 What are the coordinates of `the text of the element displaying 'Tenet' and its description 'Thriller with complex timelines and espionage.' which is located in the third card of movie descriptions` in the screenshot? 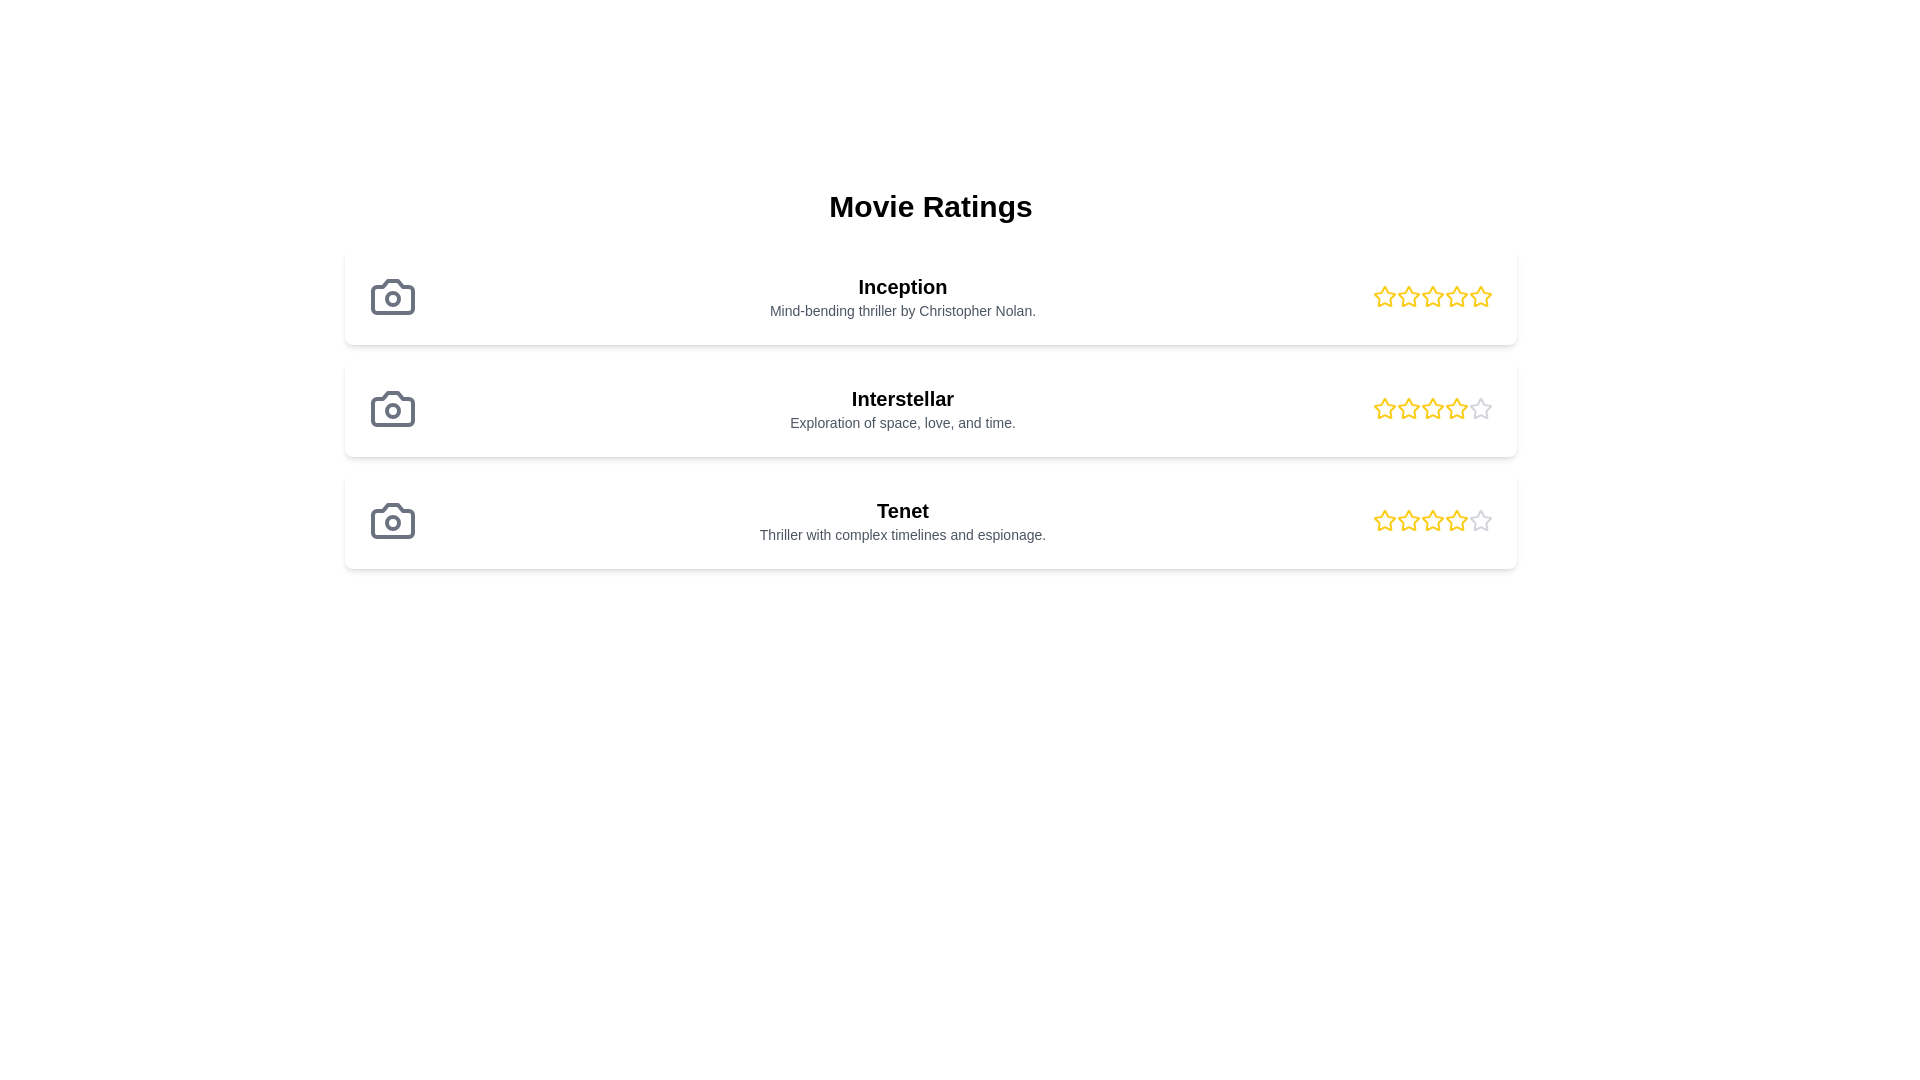 It's located at (901, 519).